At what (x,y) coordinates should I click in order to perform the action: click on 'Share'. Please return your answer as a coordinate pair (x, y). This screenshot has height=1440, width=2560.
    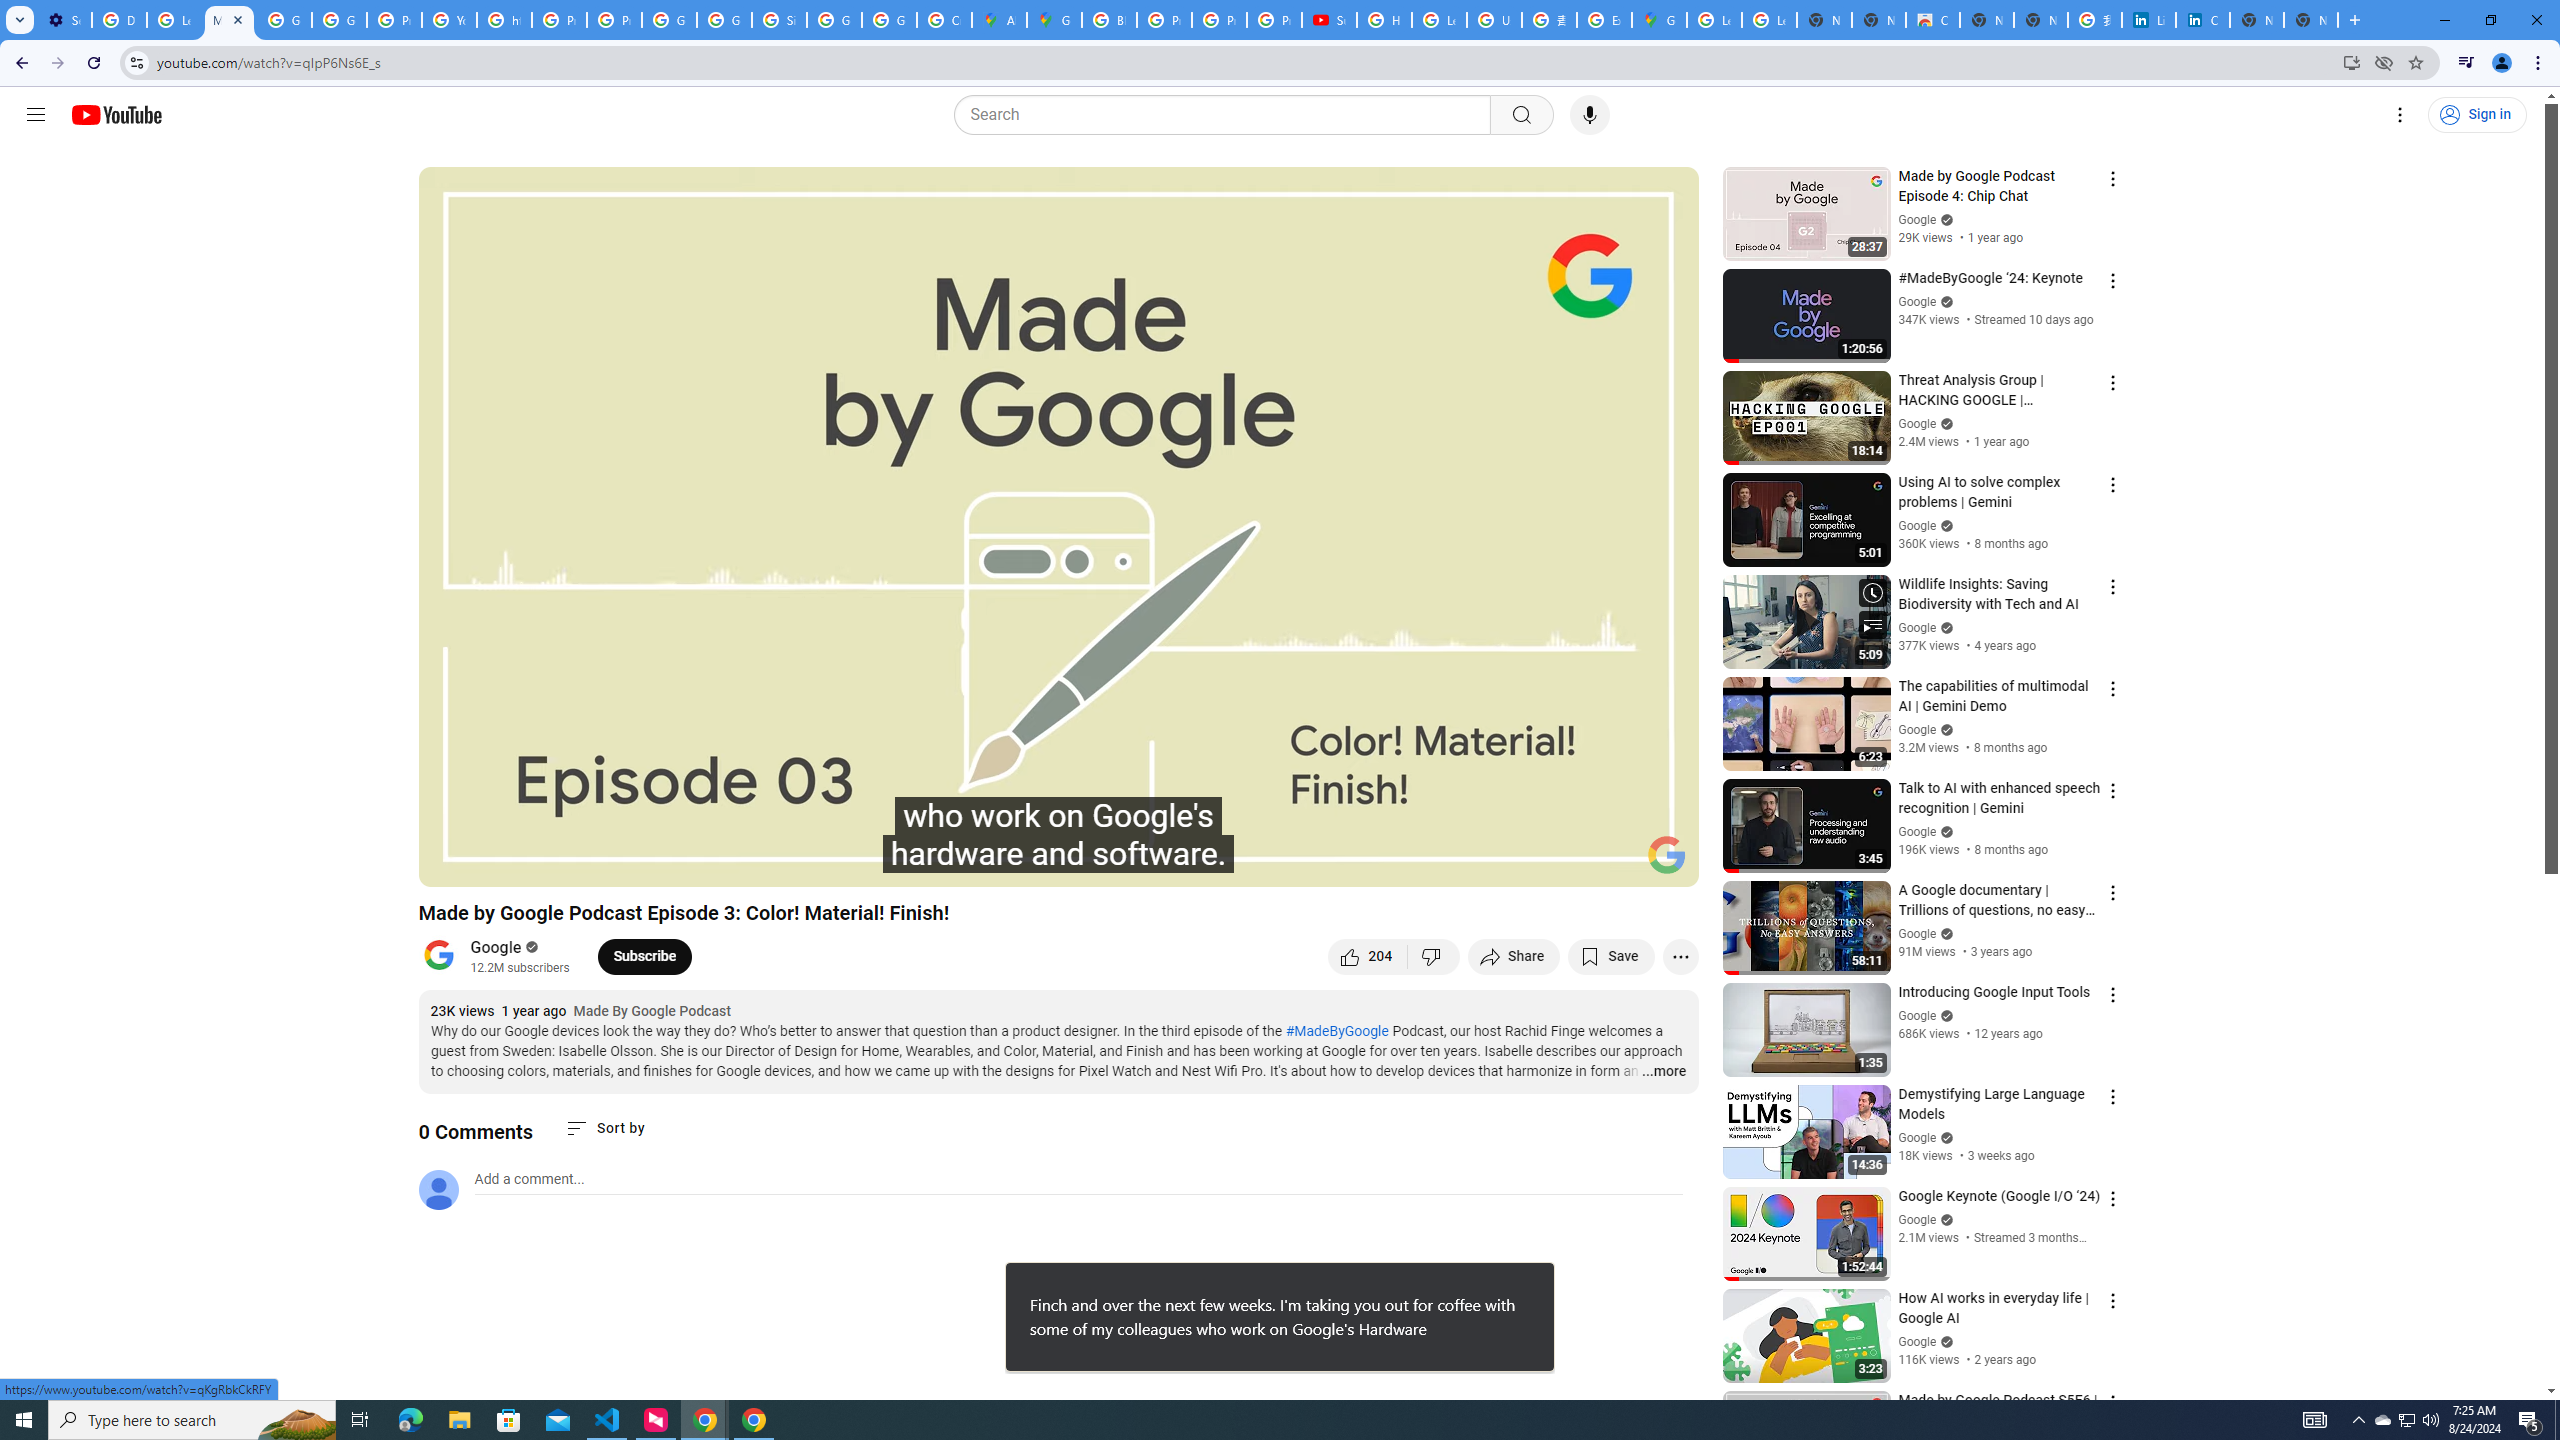
    Looking at the image, I should click on (1513, 955).